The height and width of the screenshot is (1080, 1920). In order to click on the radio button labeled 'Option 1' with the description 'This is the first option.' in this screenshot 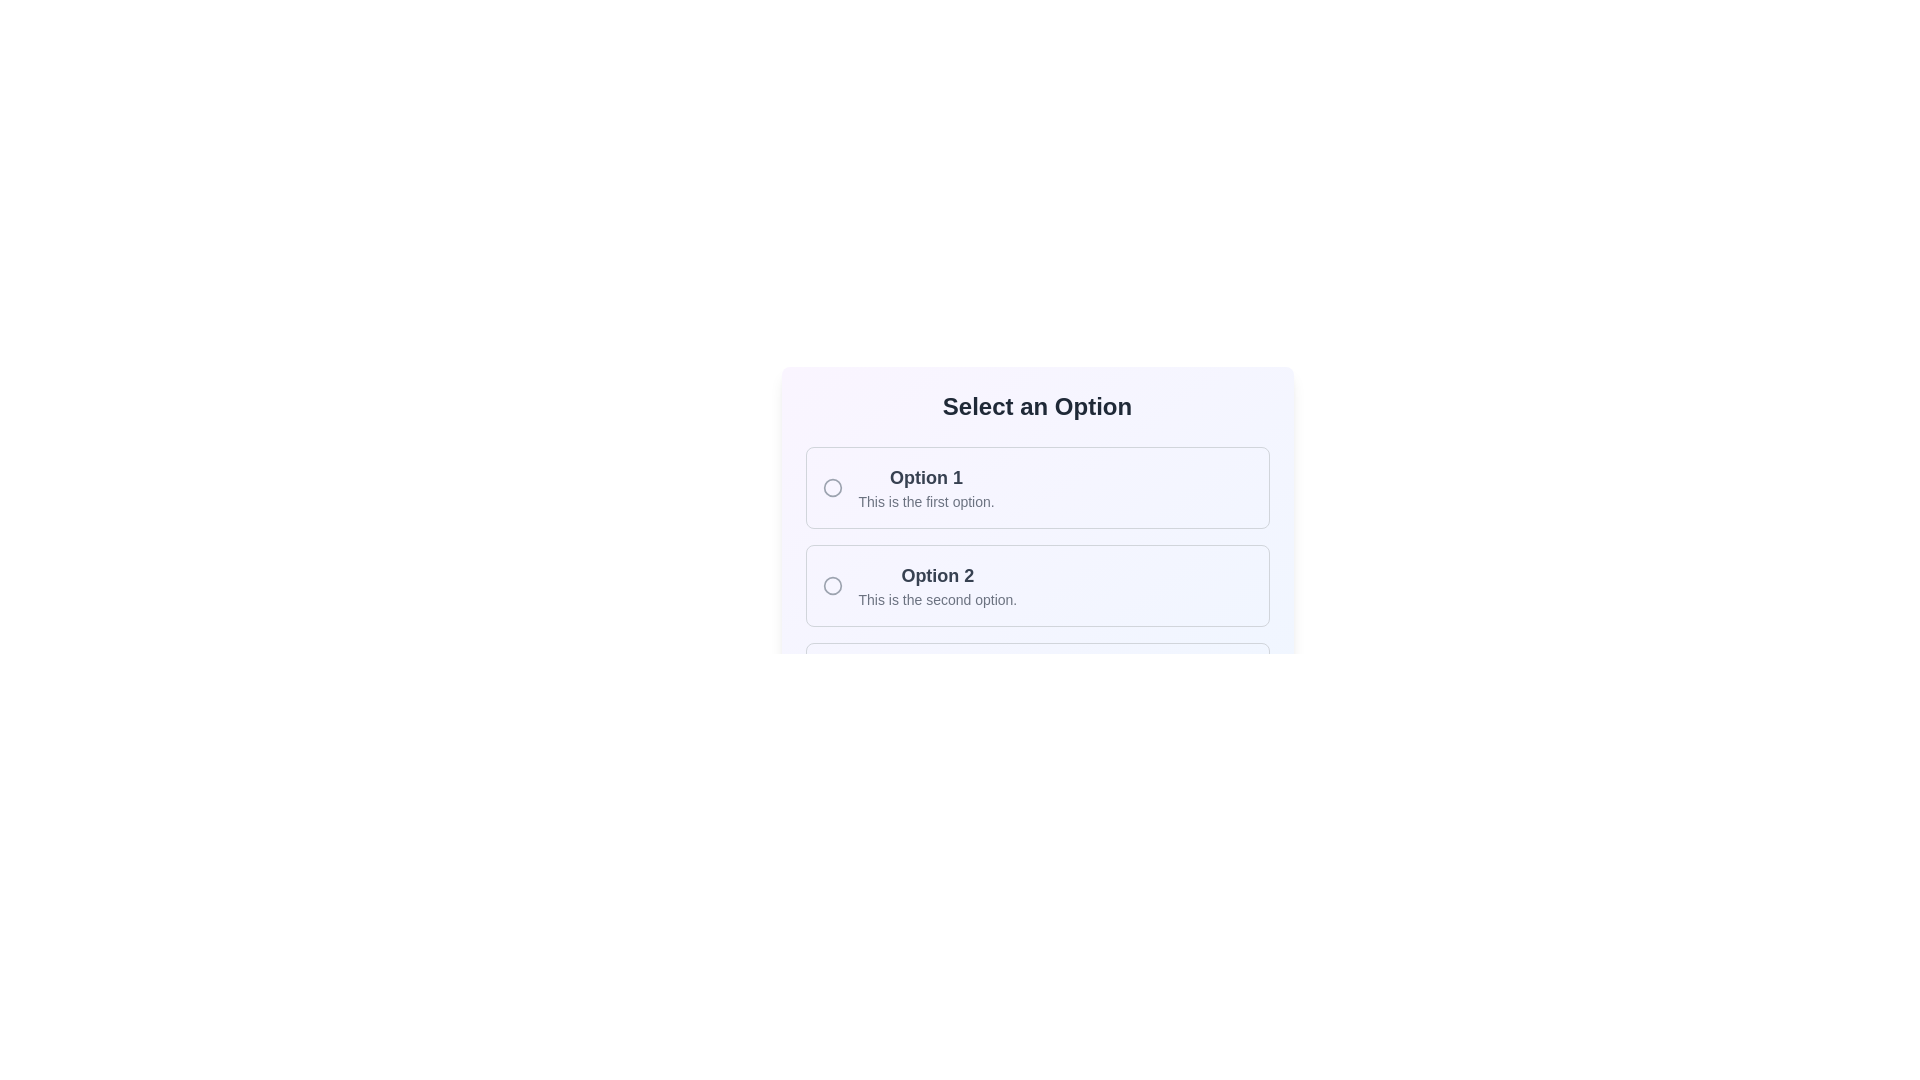, I will do `click(925, 488)`.